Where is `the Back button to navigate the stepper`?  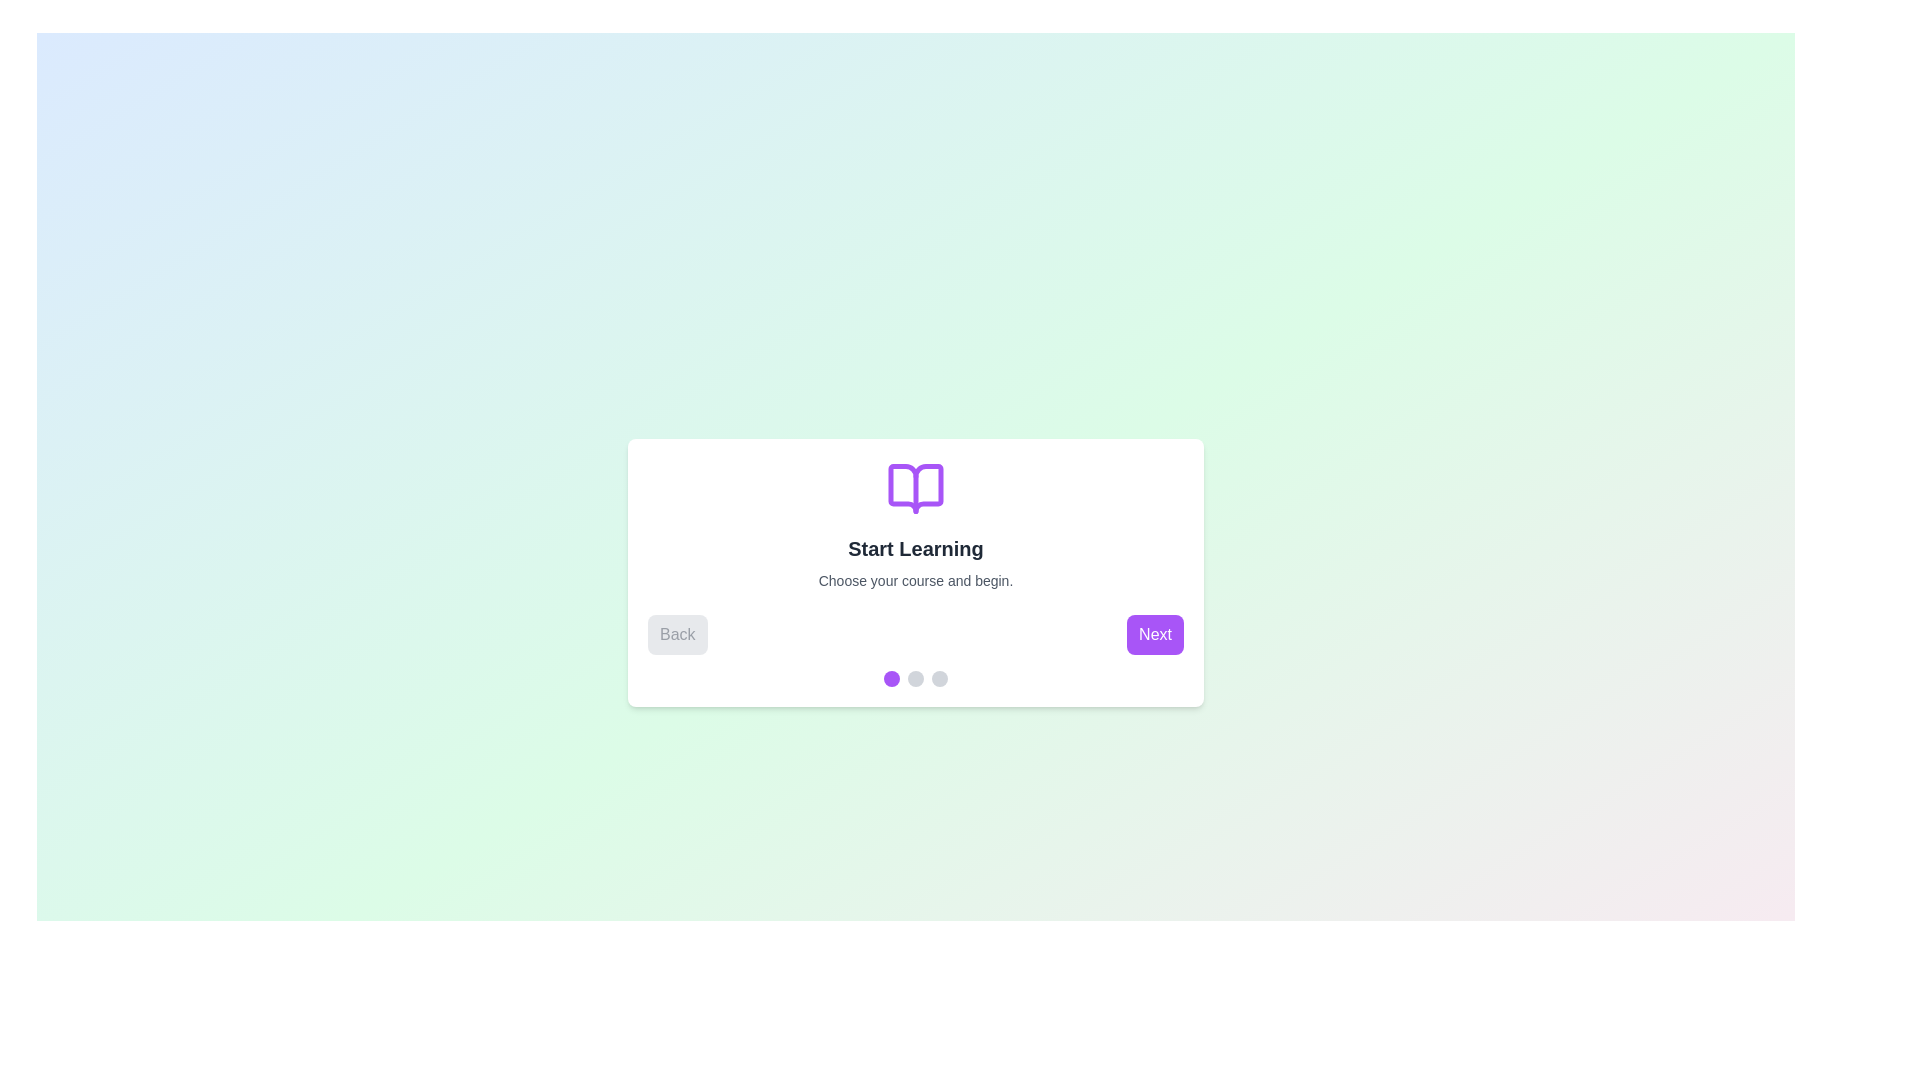 the Back button to navigate the stepper is located at coordinates (677, 635).